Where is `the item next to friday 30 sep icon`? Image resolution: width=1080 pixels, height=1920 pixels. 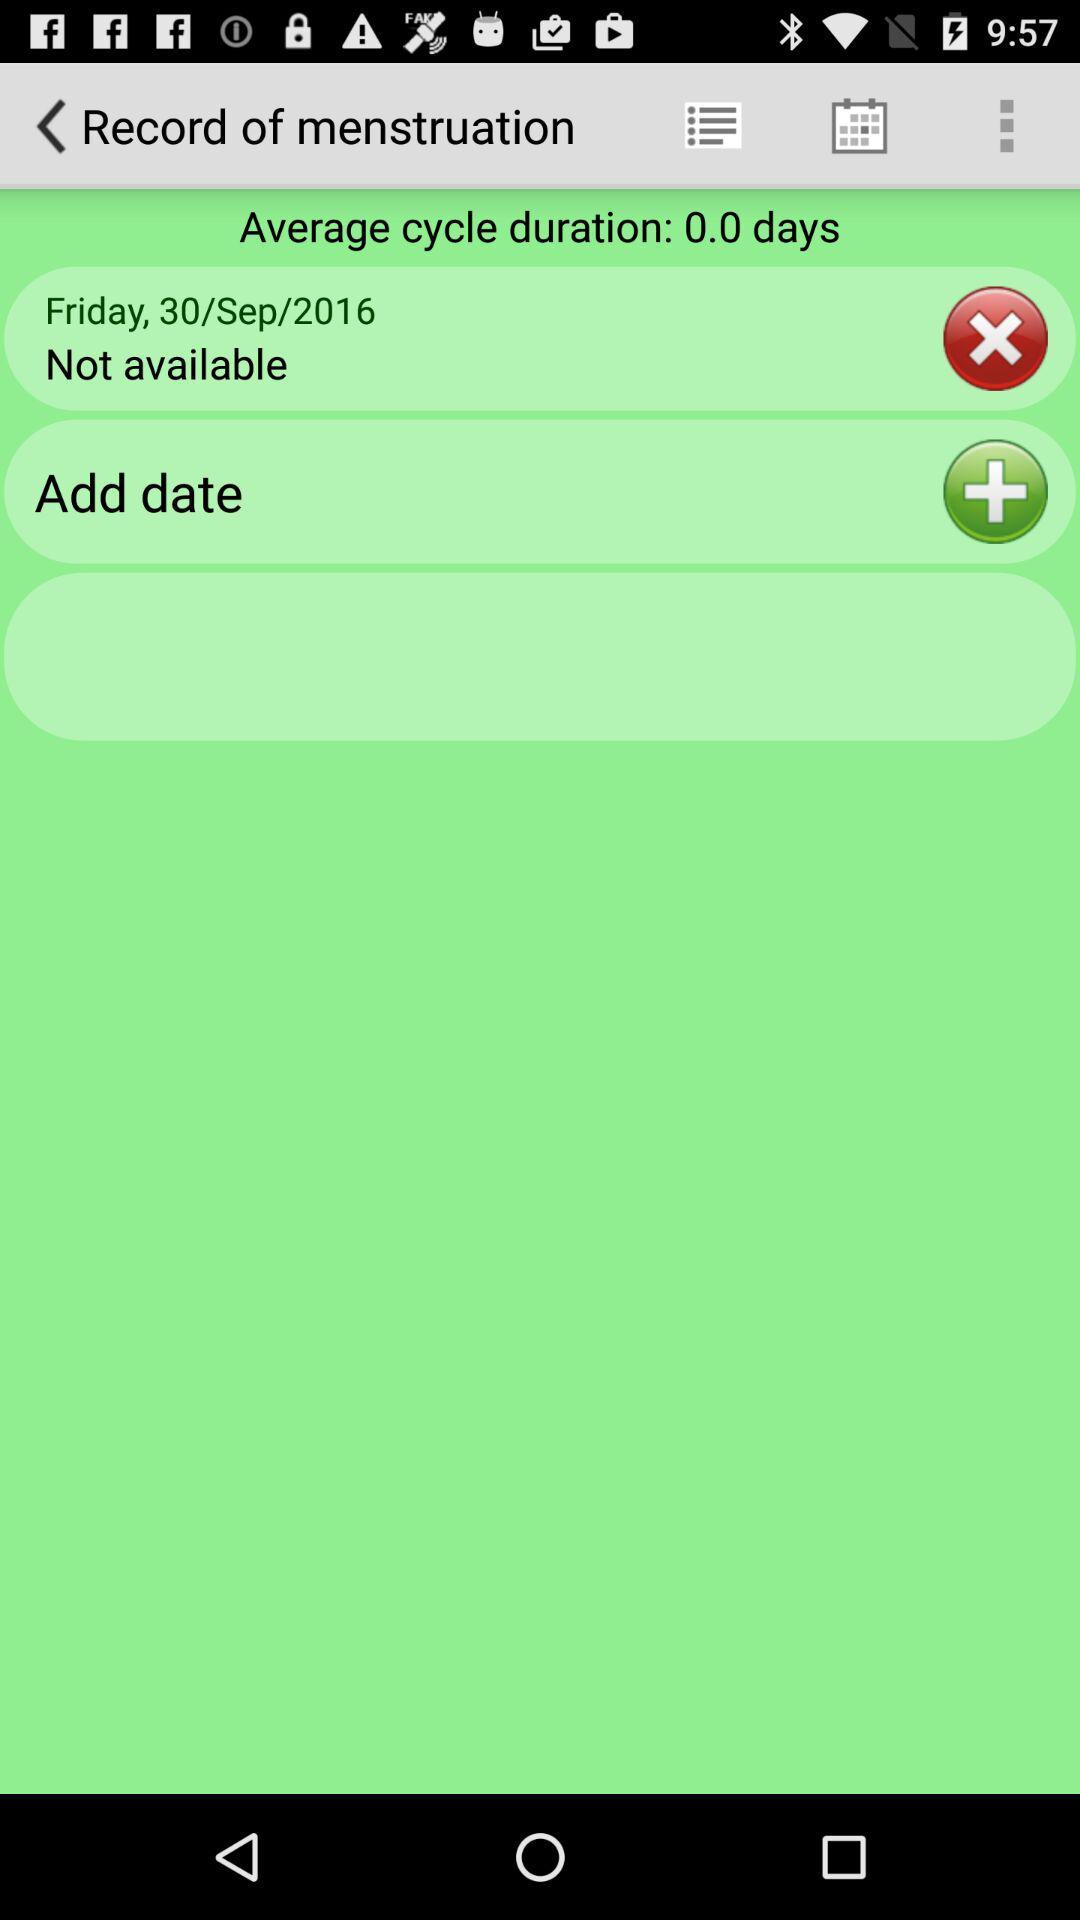
the item next to friday 30 sep icon is located at coordinates (995, 338).